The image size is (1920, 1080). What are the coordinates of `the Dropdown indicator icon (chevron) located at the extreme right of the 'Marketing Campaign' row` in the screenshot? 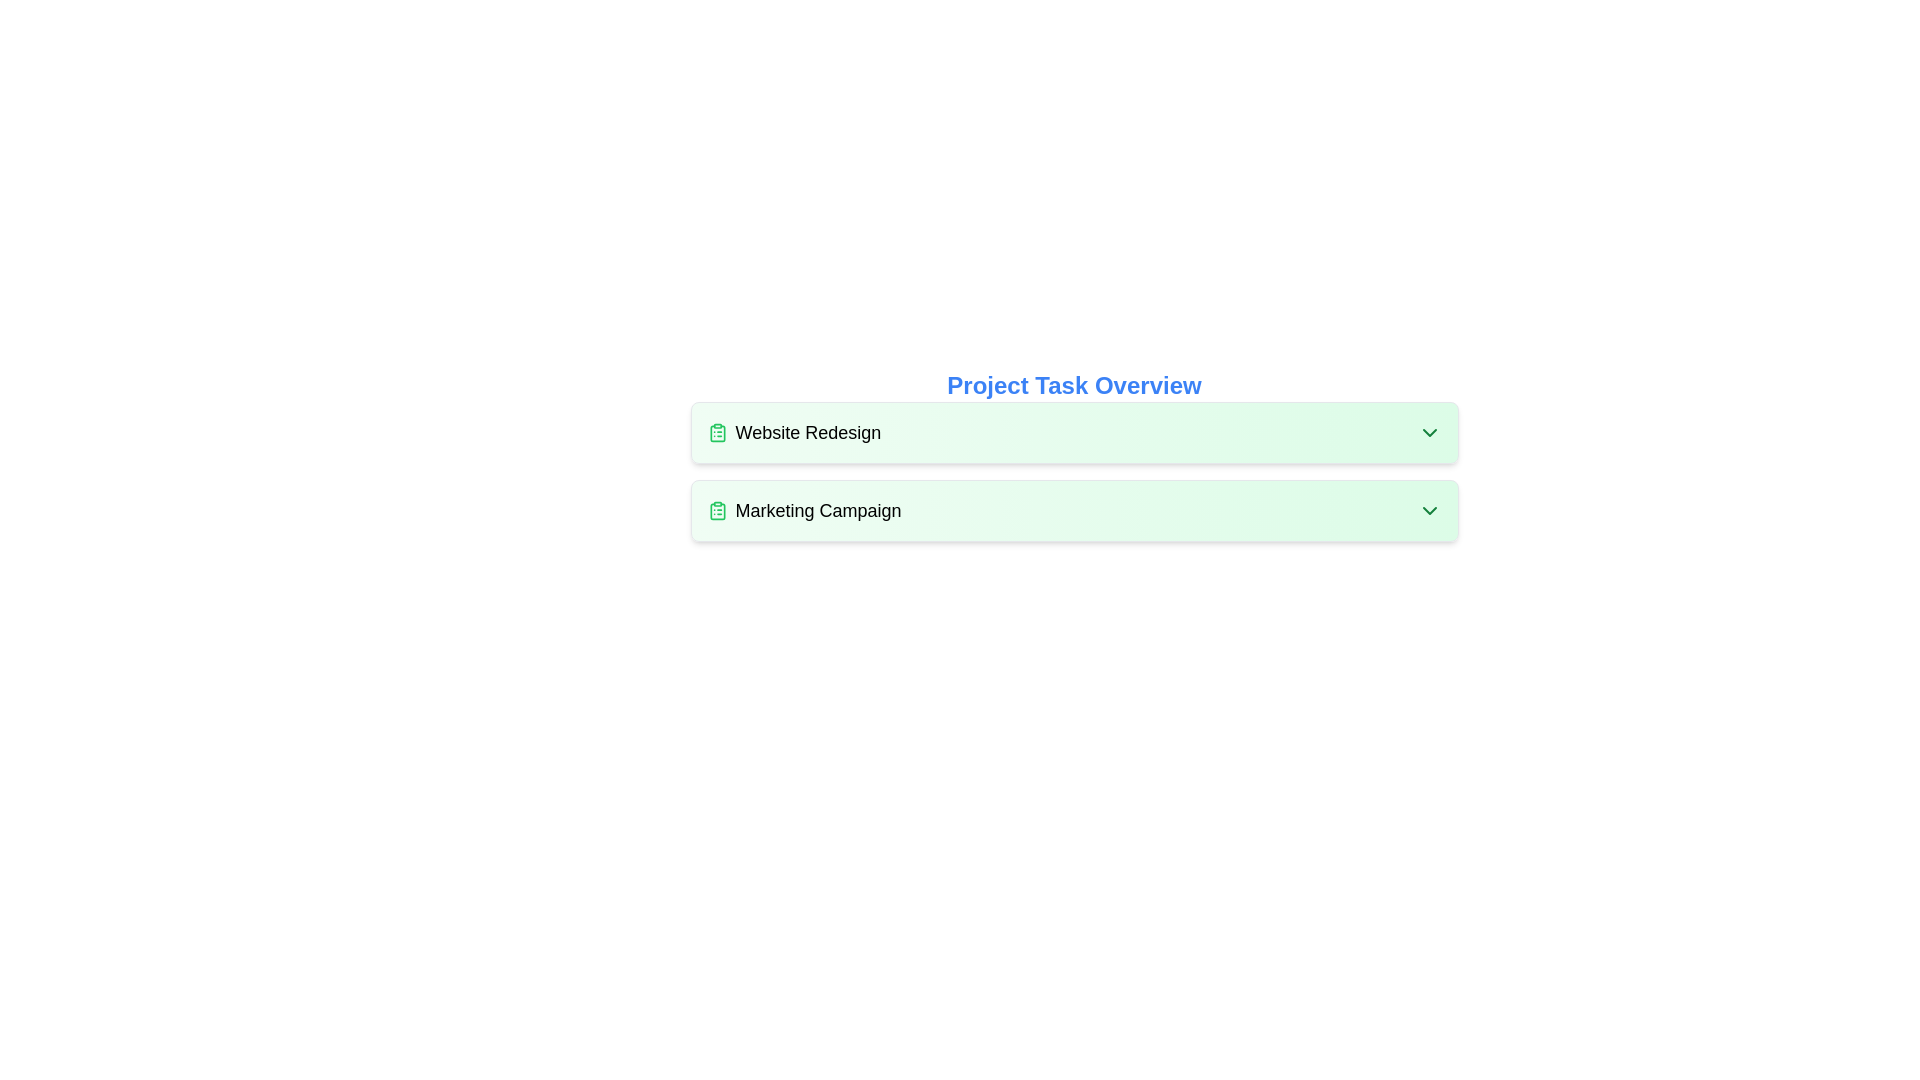 It's located at (1428, 509).